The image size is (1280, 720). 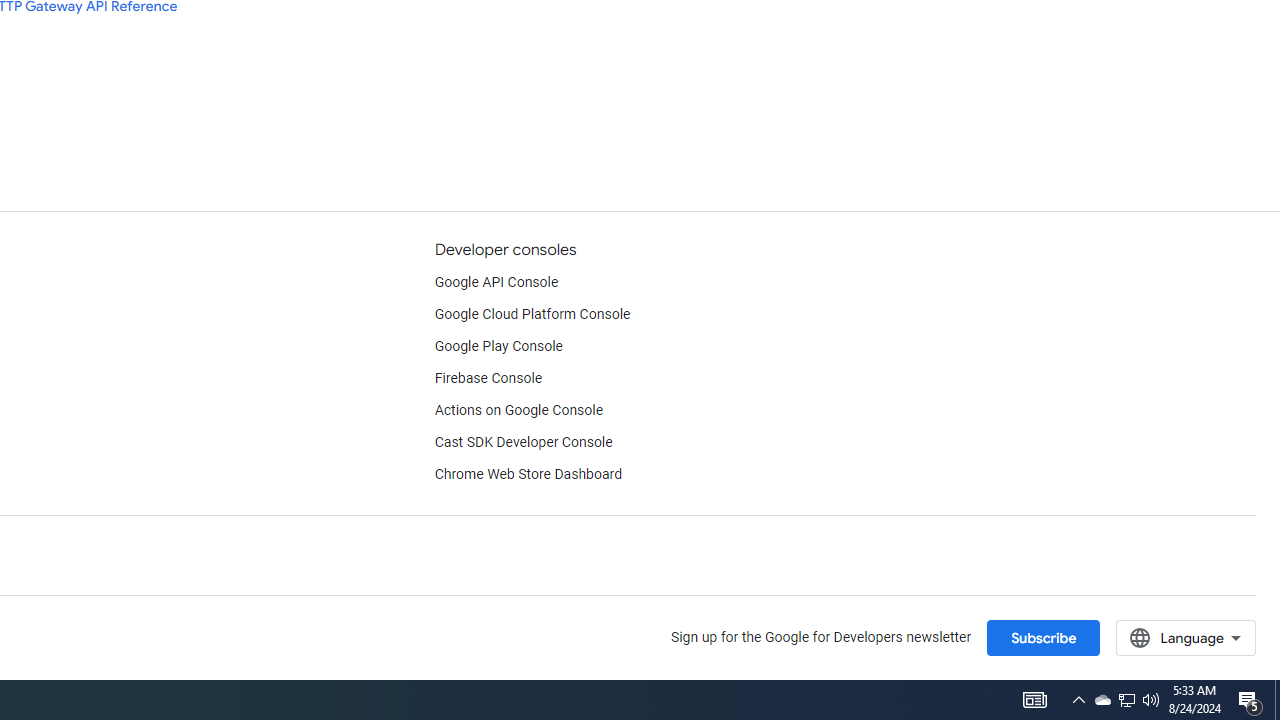 What do you see at coordinates (523, 442) in the screenshot?
I see `'Cast SDK Developer Console'` at bounding box center [523, 442].